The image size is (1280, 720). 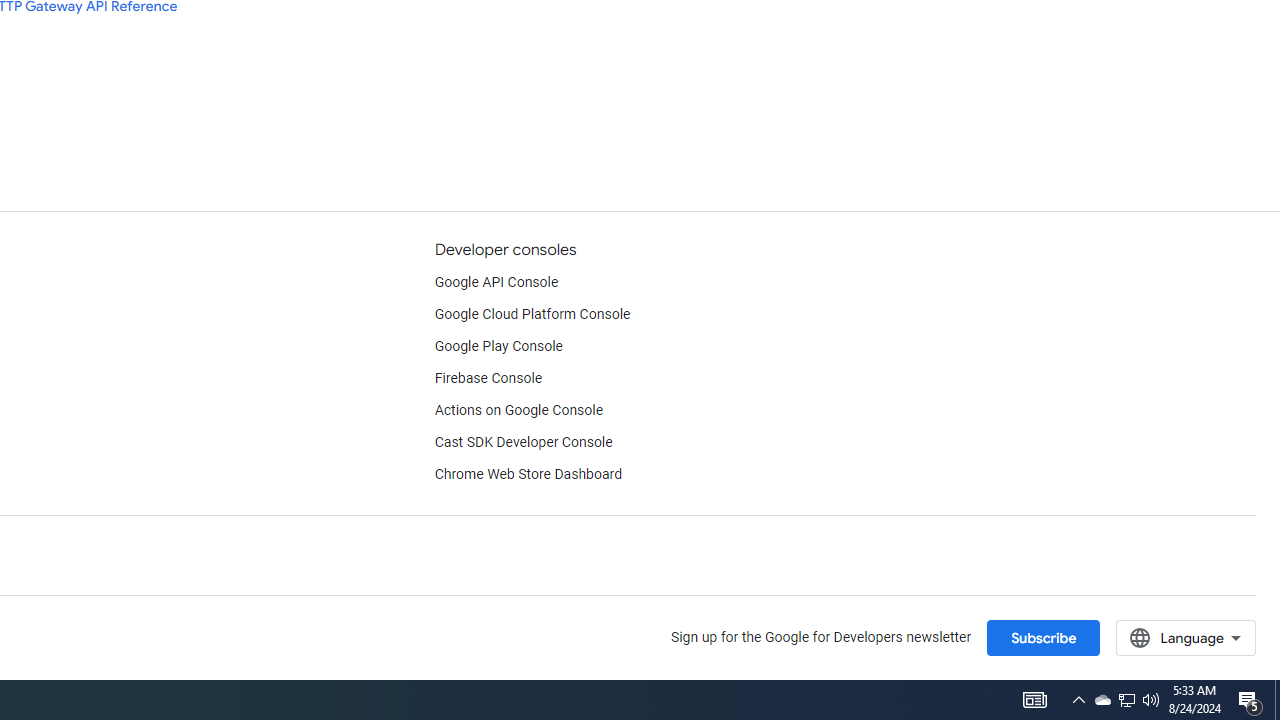 What do you see at coordinates (523, 442) in the screenshot?
I see `'Cast SDK Developer Console'` at bounding box center [523, 442].